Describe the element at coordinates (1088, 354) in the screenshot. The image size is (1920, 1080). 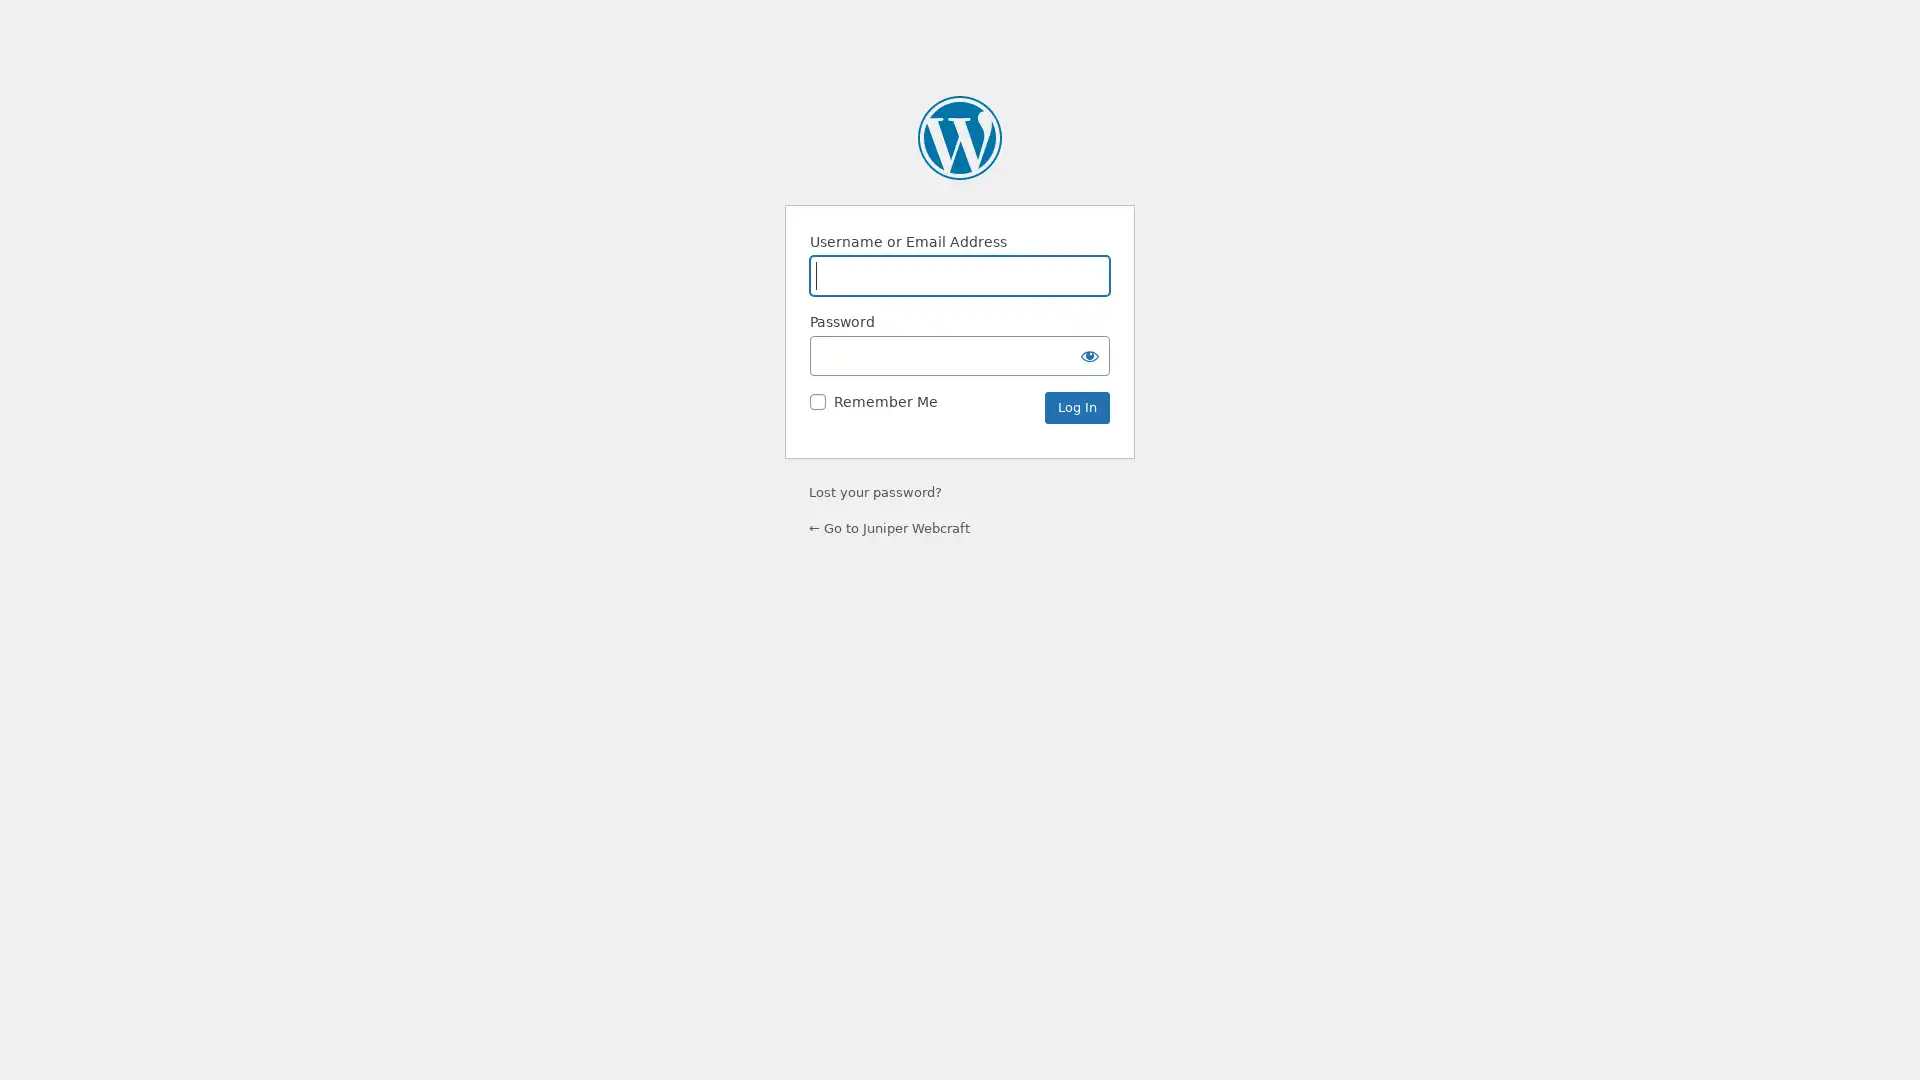
I see `Show password` at that location.